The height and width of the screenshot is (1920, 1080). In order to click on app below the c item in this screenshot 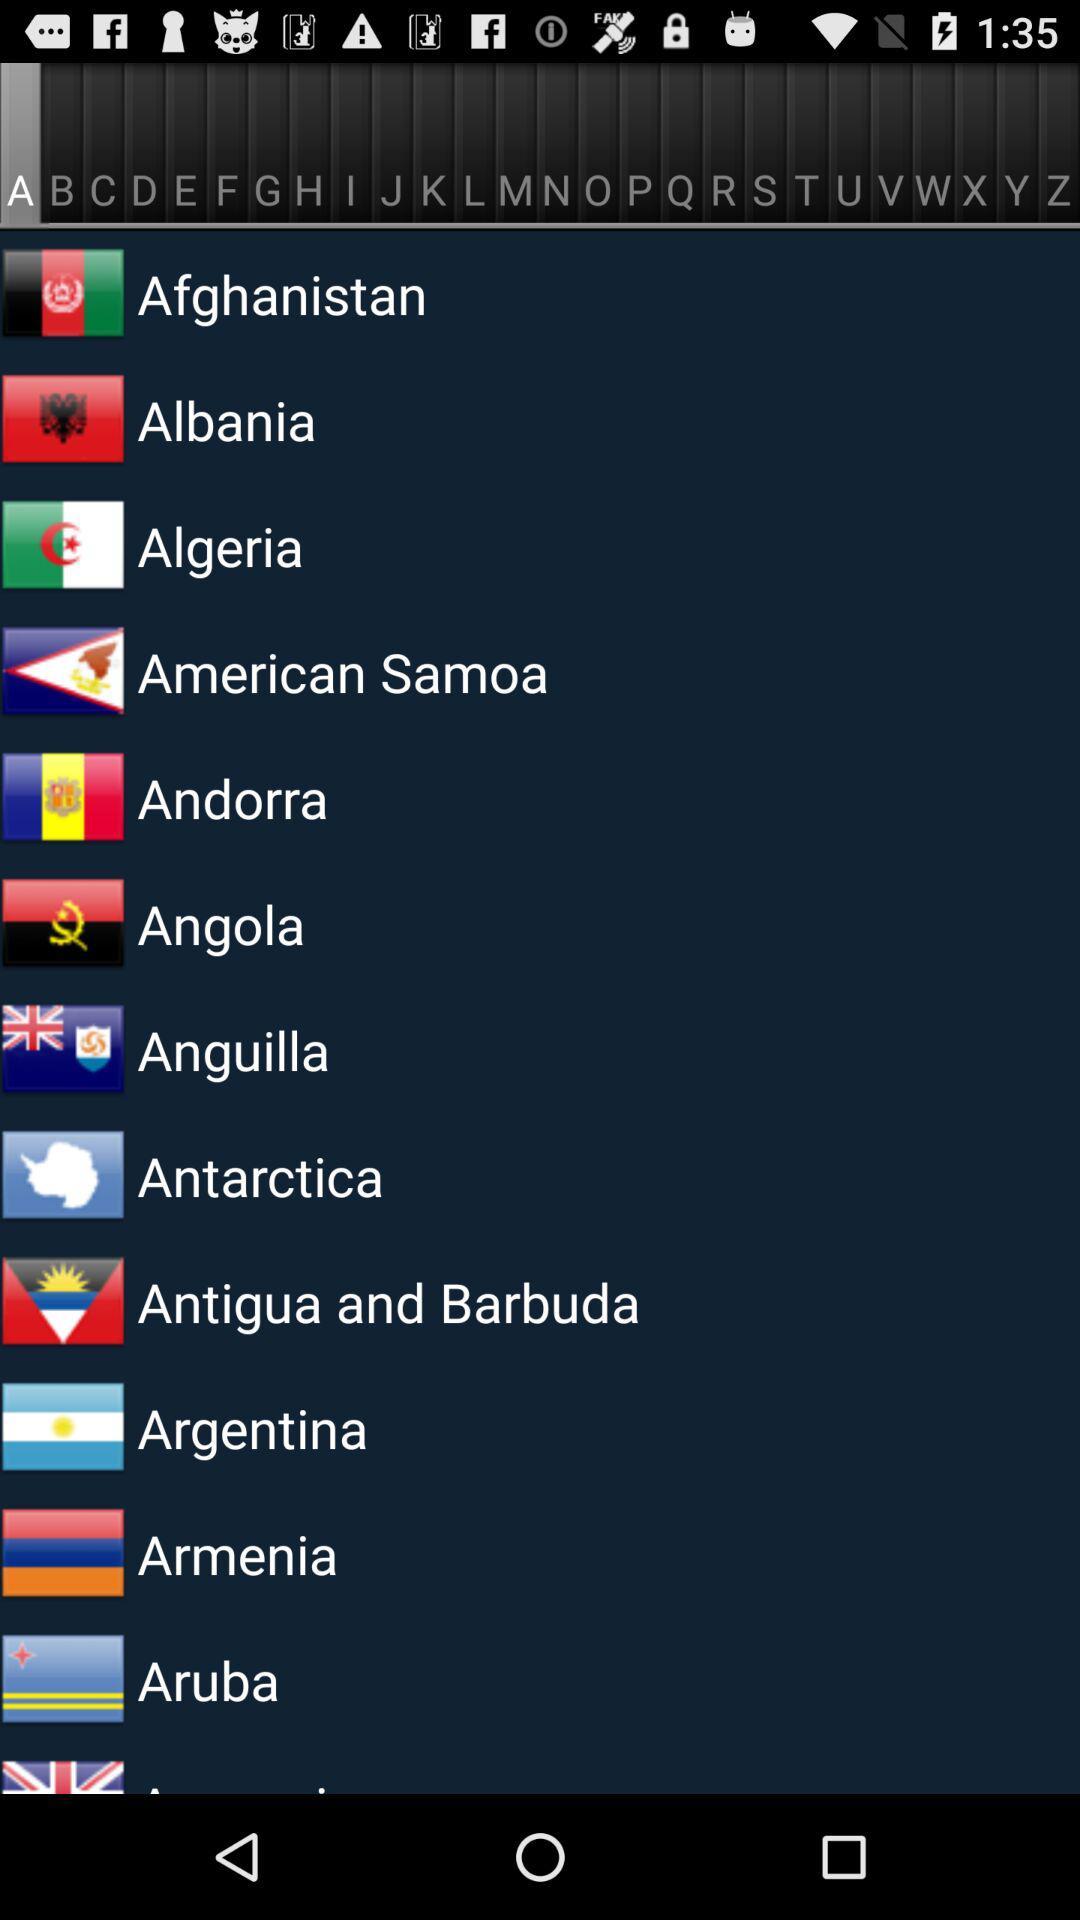, I will do `click(383, 292)`.